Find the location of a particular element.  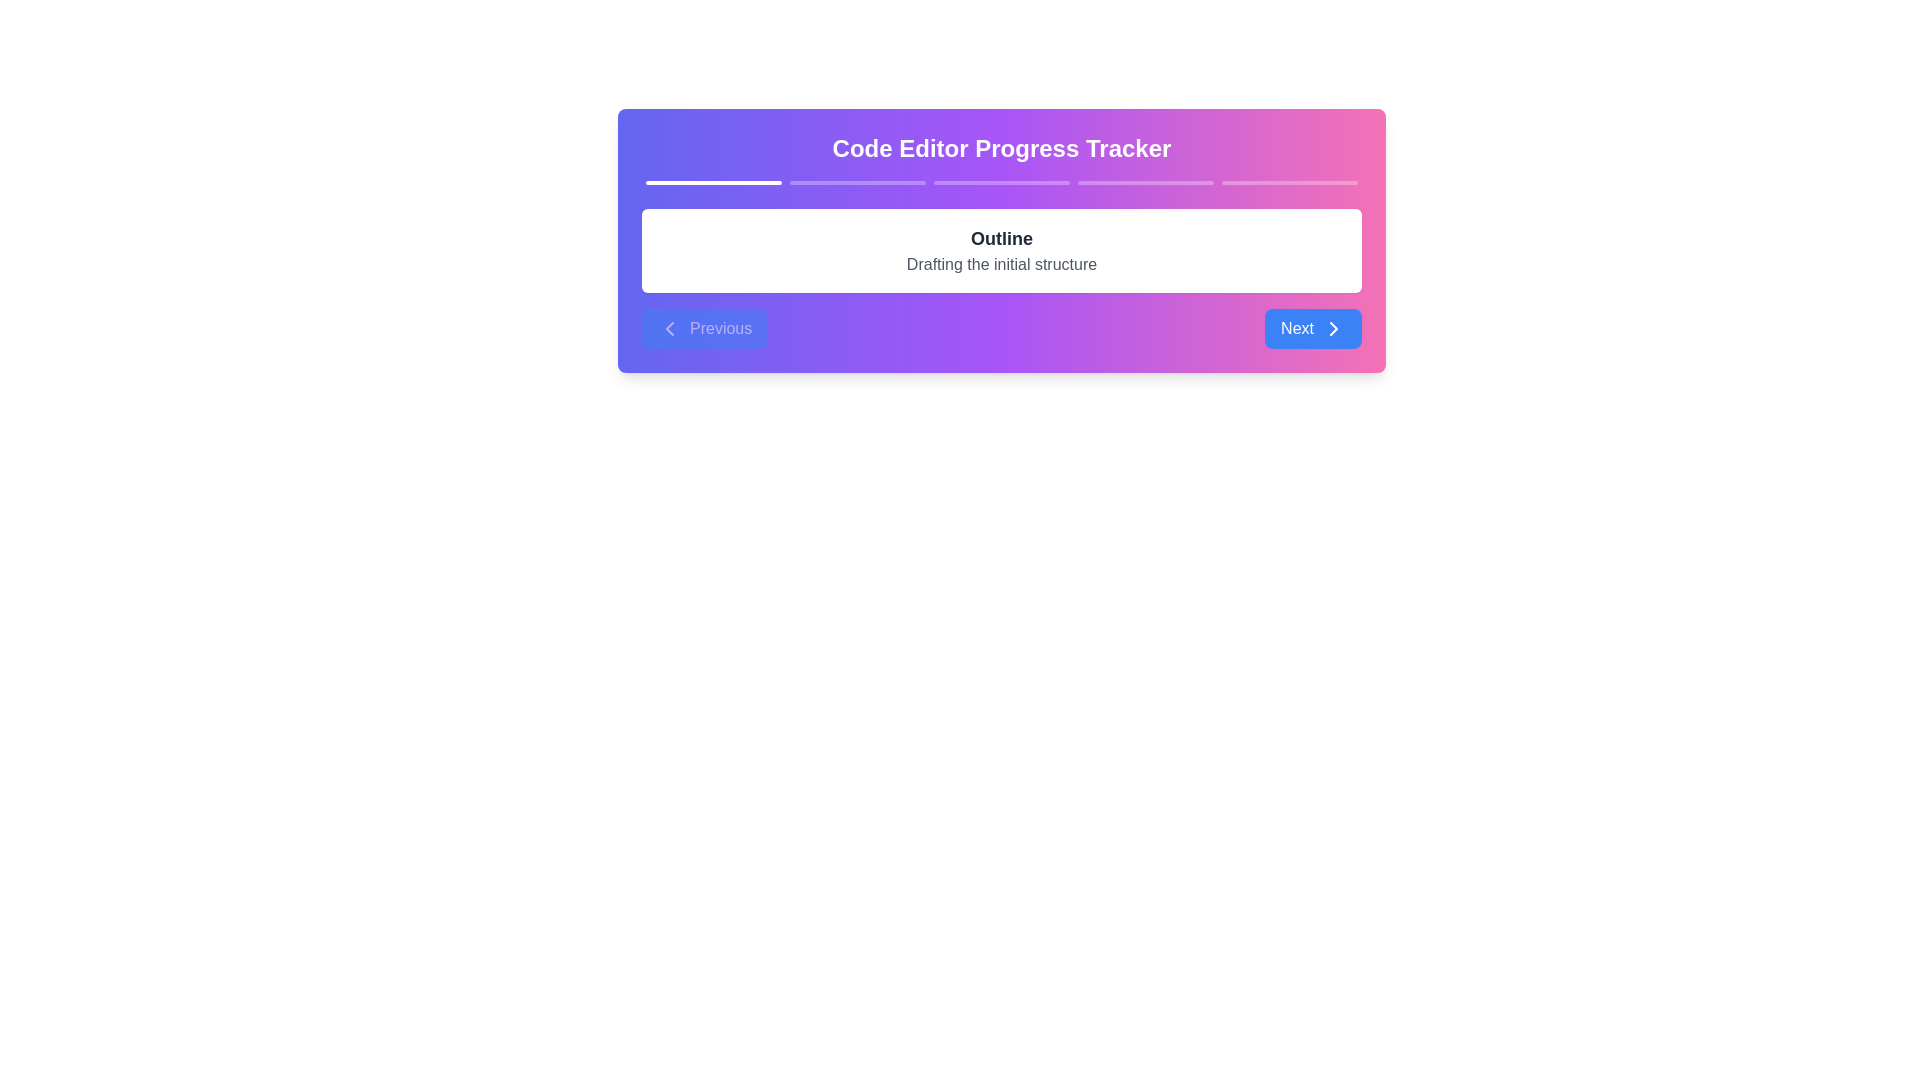

the chevron icon located inside the 'Next' button, which serves as a visual cue for navigation is located at coordinates (1334, 327).